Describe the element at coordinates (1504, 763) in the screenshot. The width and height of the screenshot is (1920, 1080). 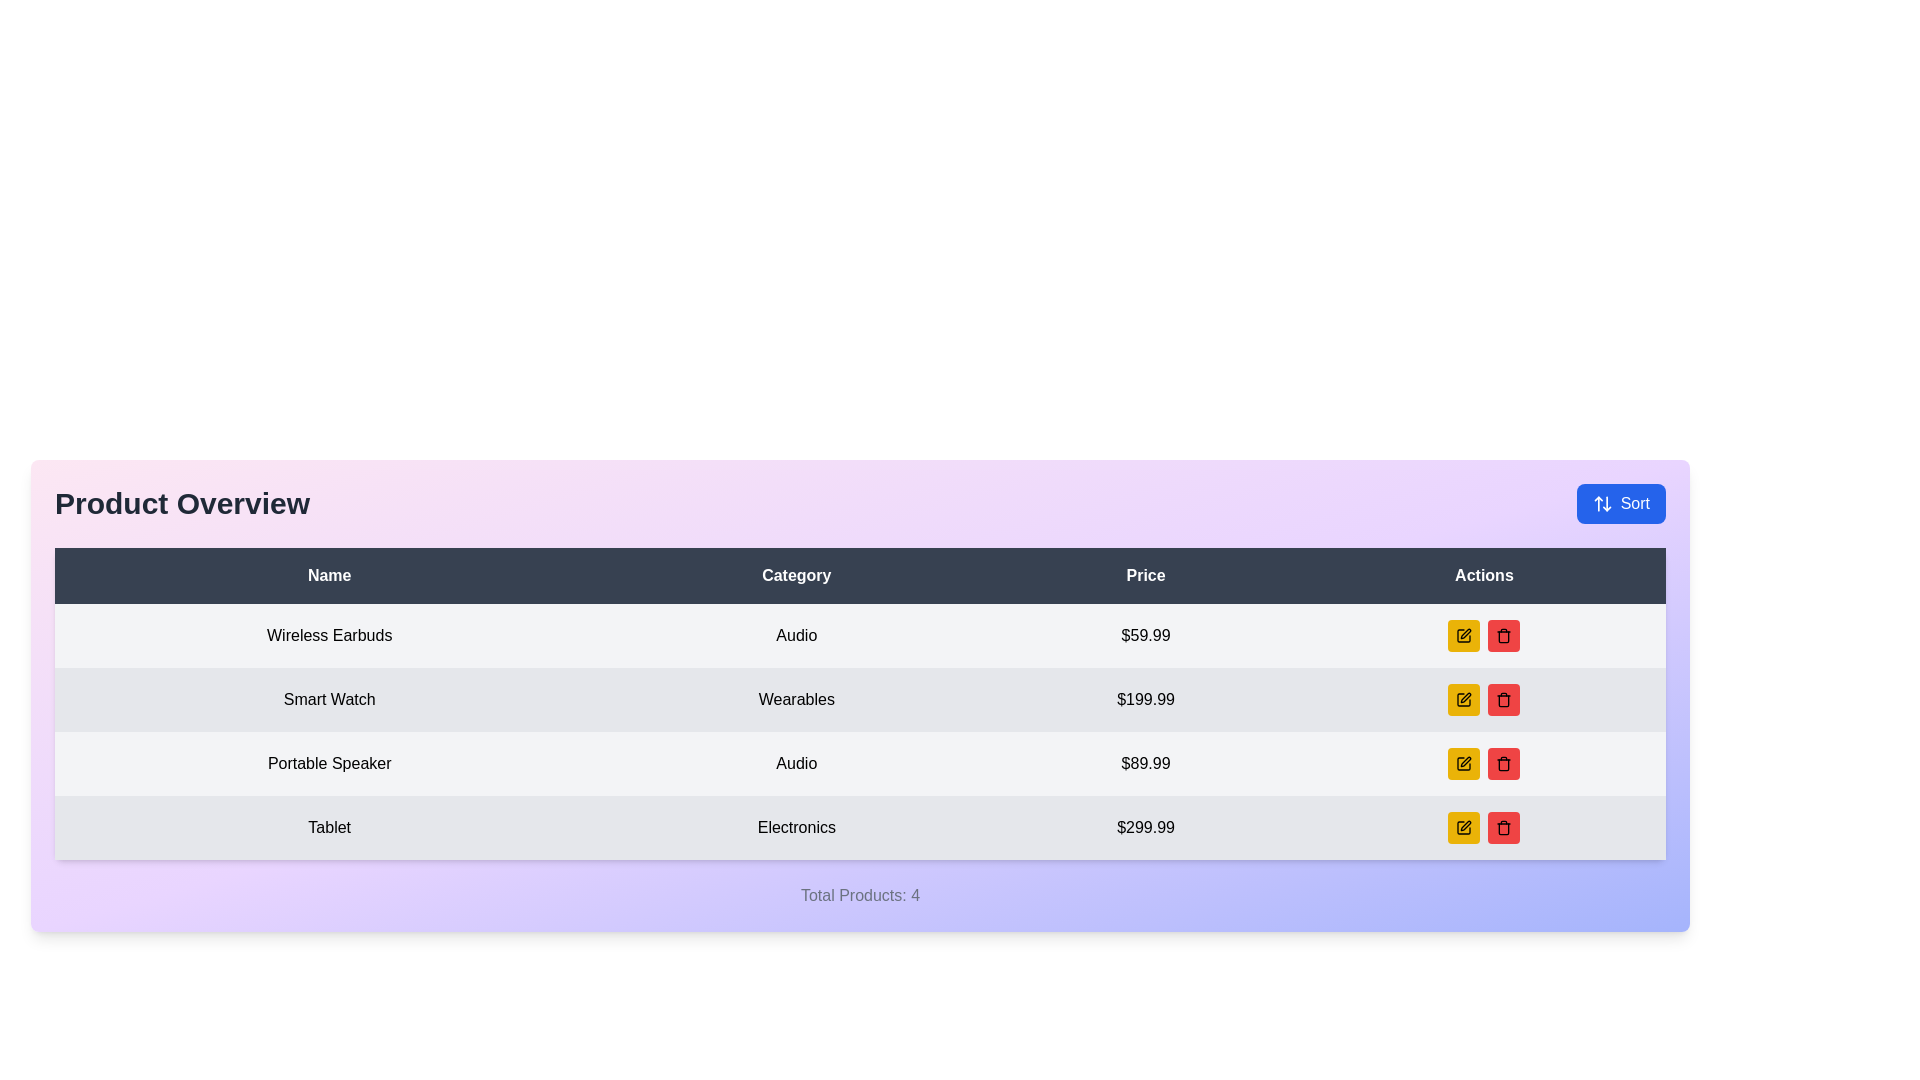
I see `the delete button located in the fourth row of the 'Actions' column in the table, which is the second button to the right of the yellow 'edit' button` at that location.